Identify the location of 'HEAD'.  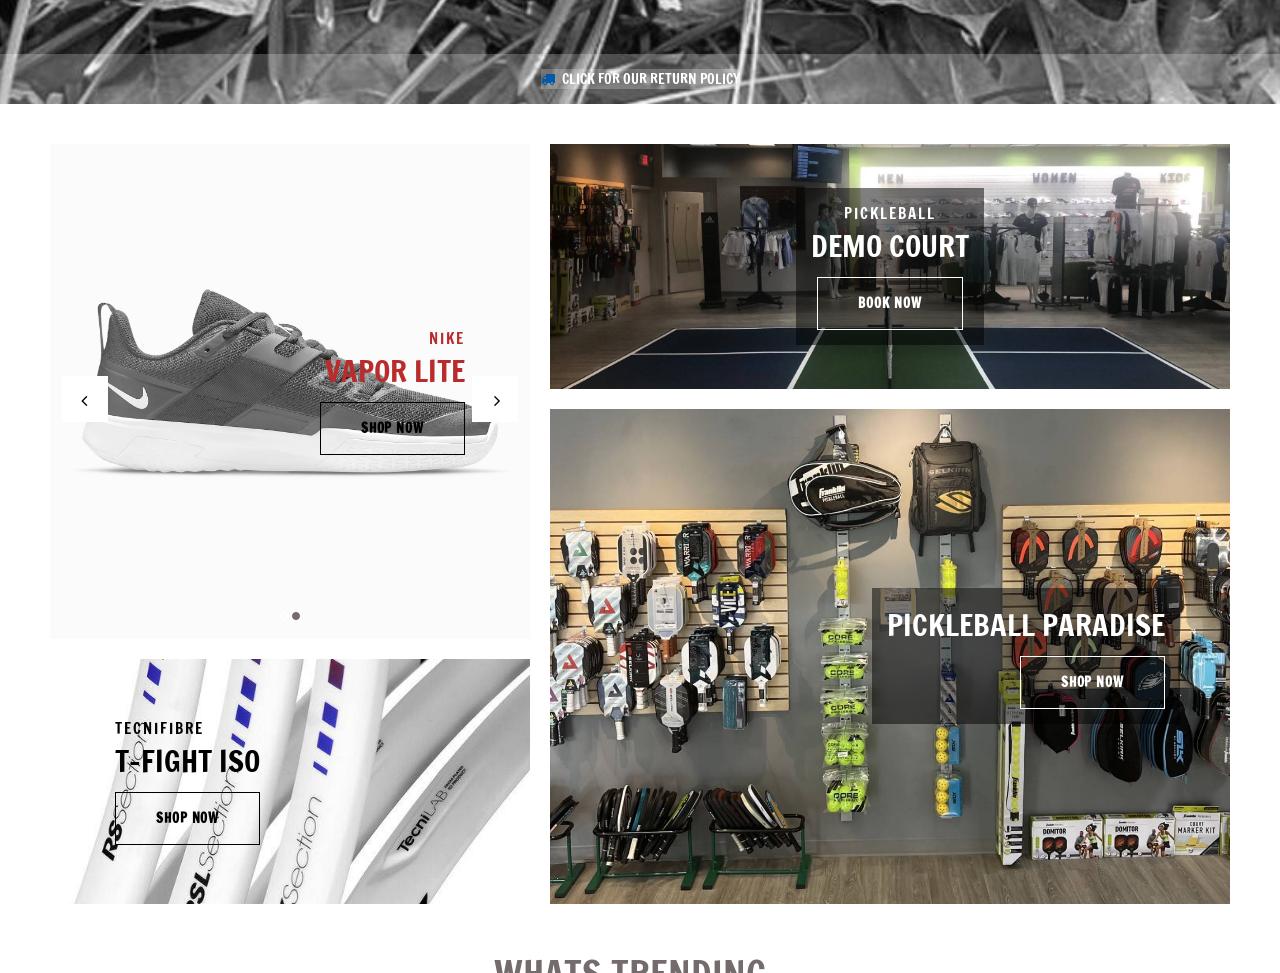
(614, 329).